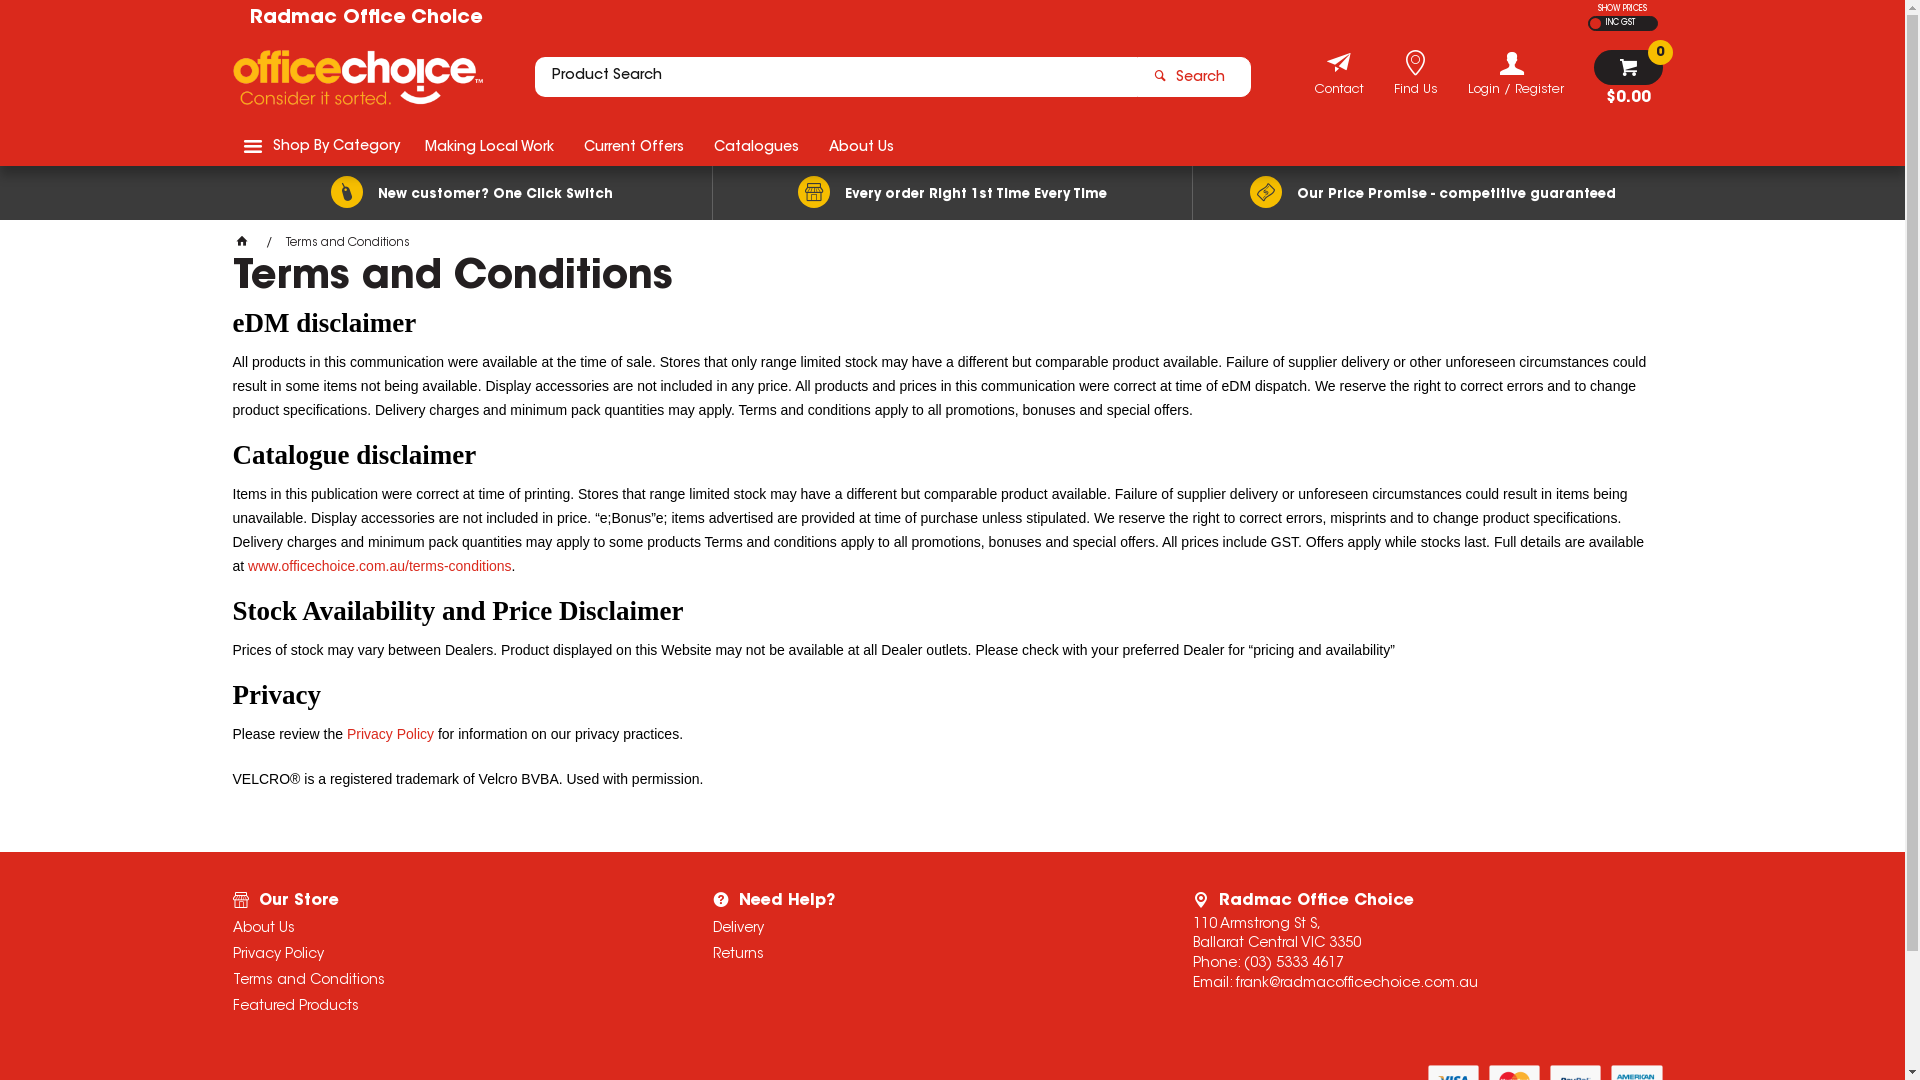 This screenshot has height=1080, width=1920. Describe the element at coordinates (1617, 23) in the screenshot. I see `'INC GST'` at that location.